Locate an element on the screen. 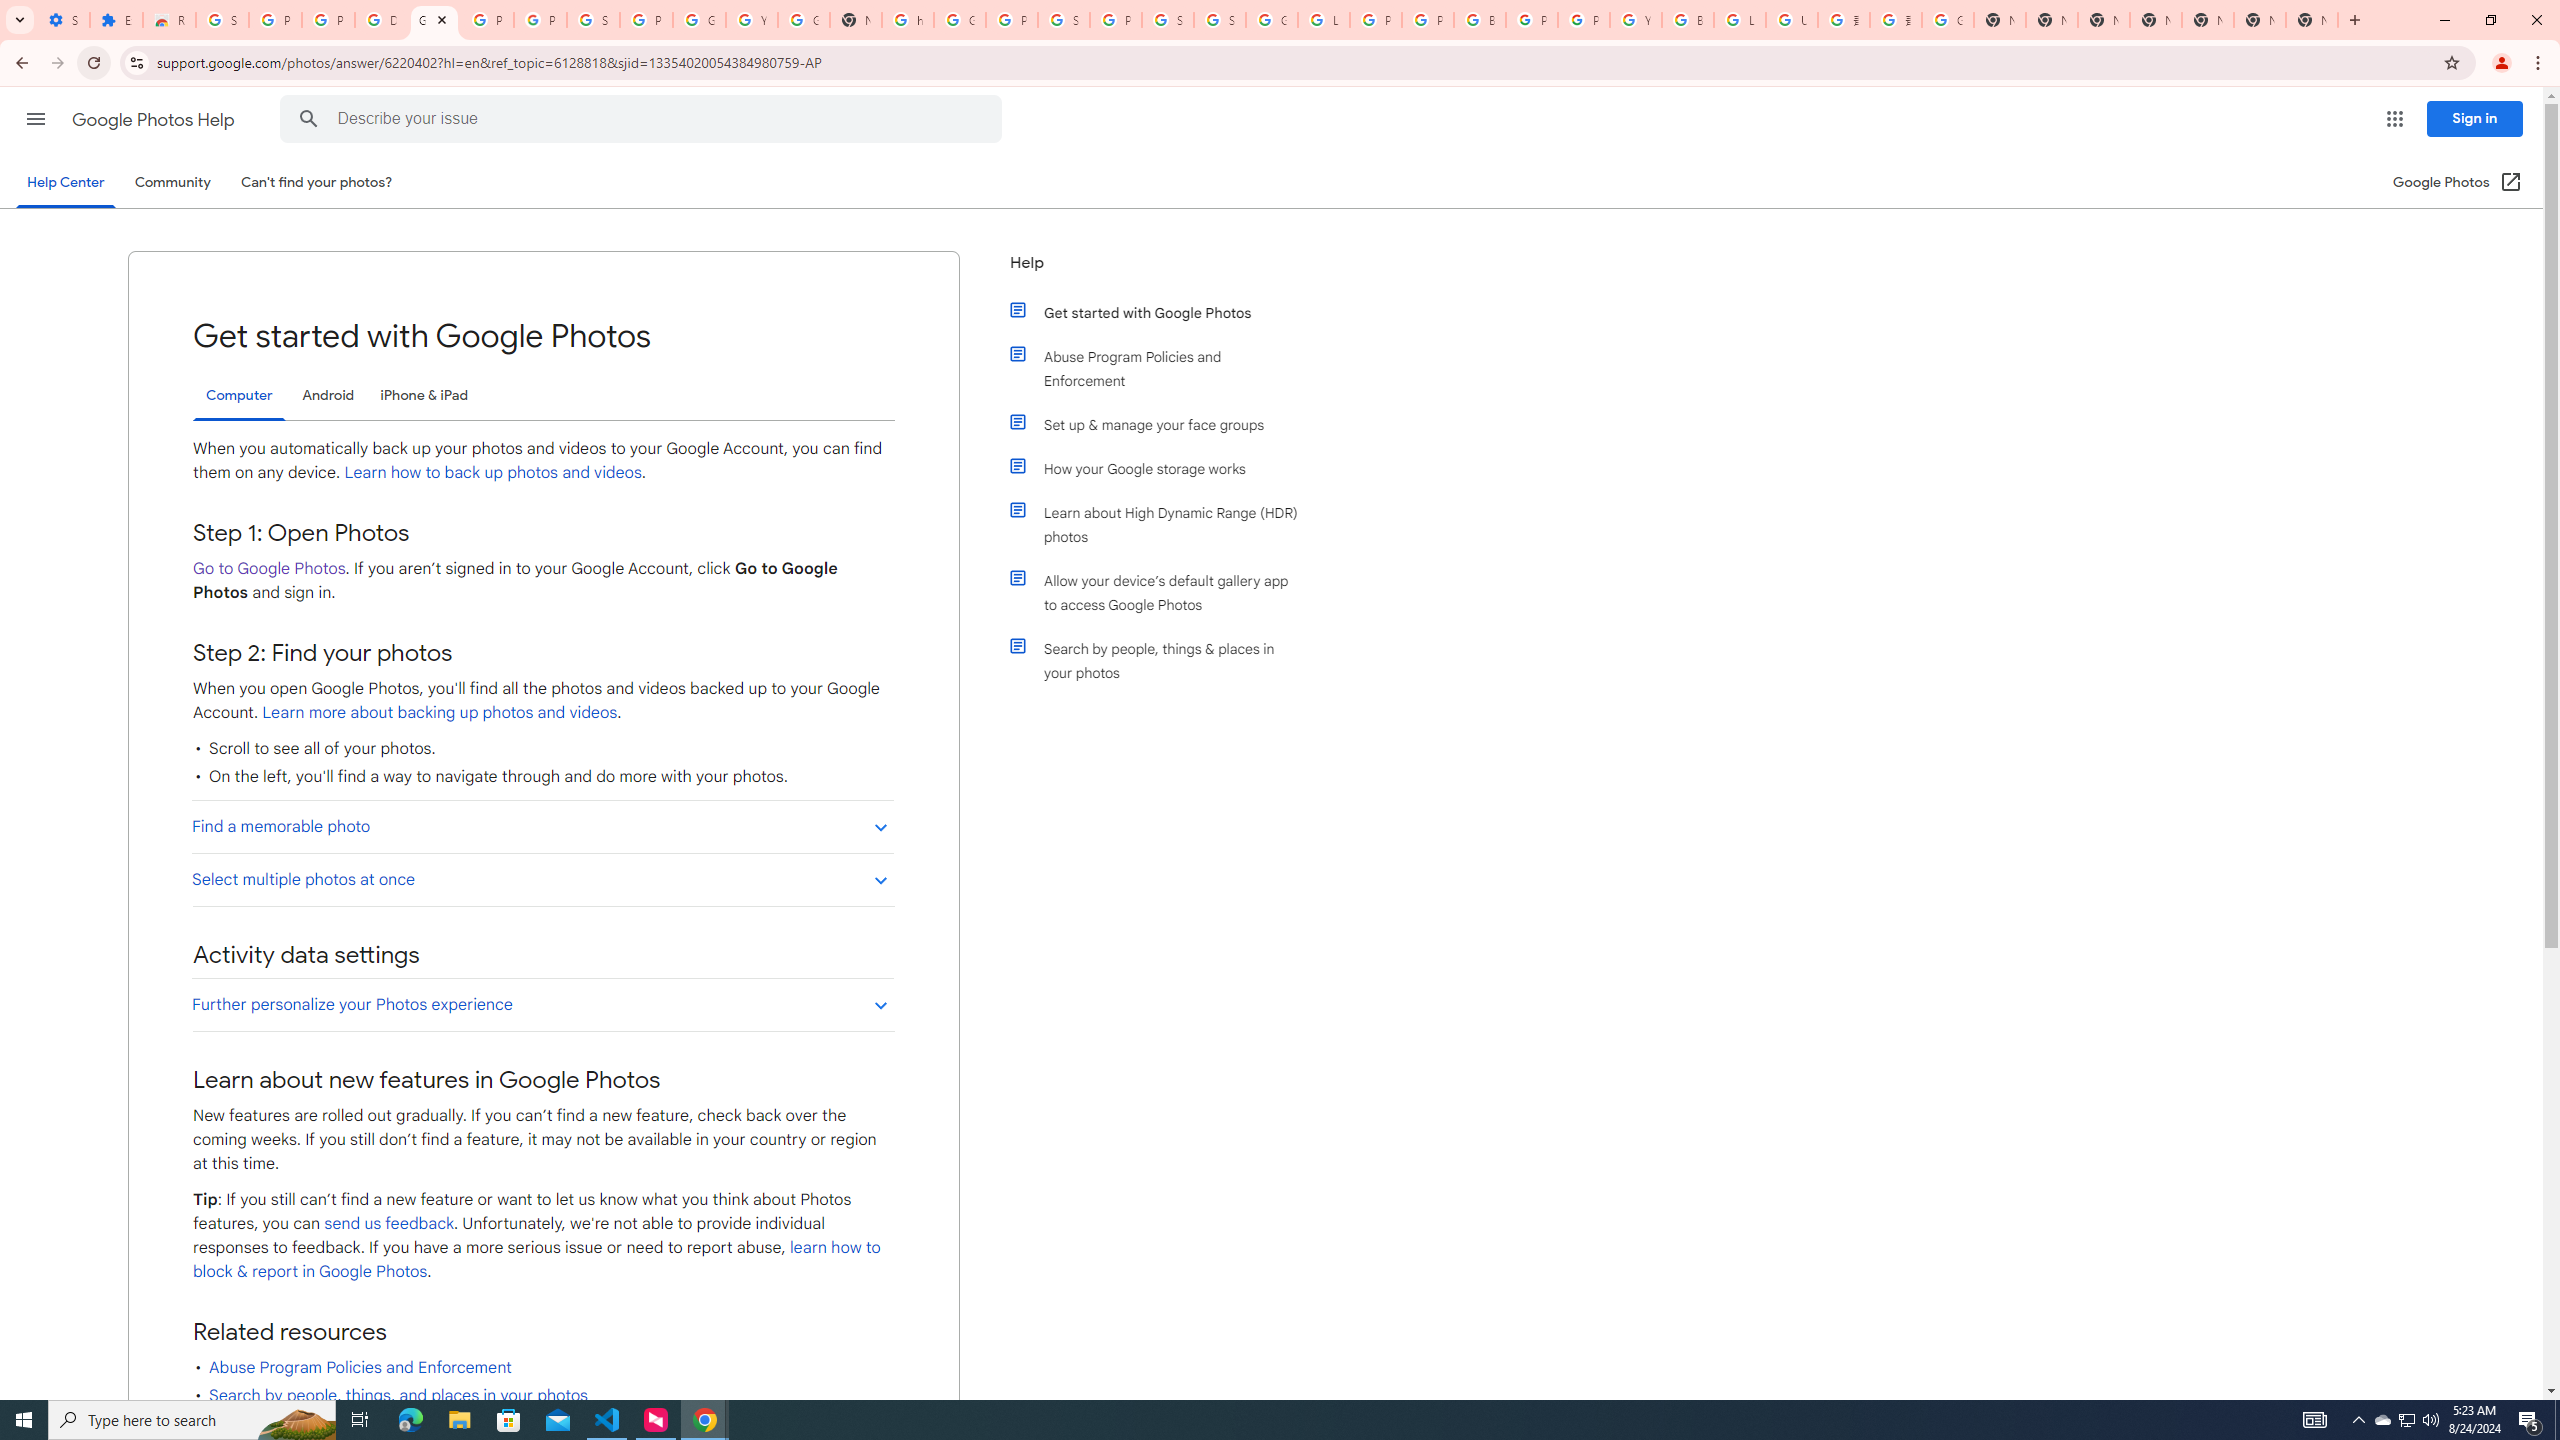 The image size is (2560, 1440). 'Google Images' is located at coordinates (1948, 19).